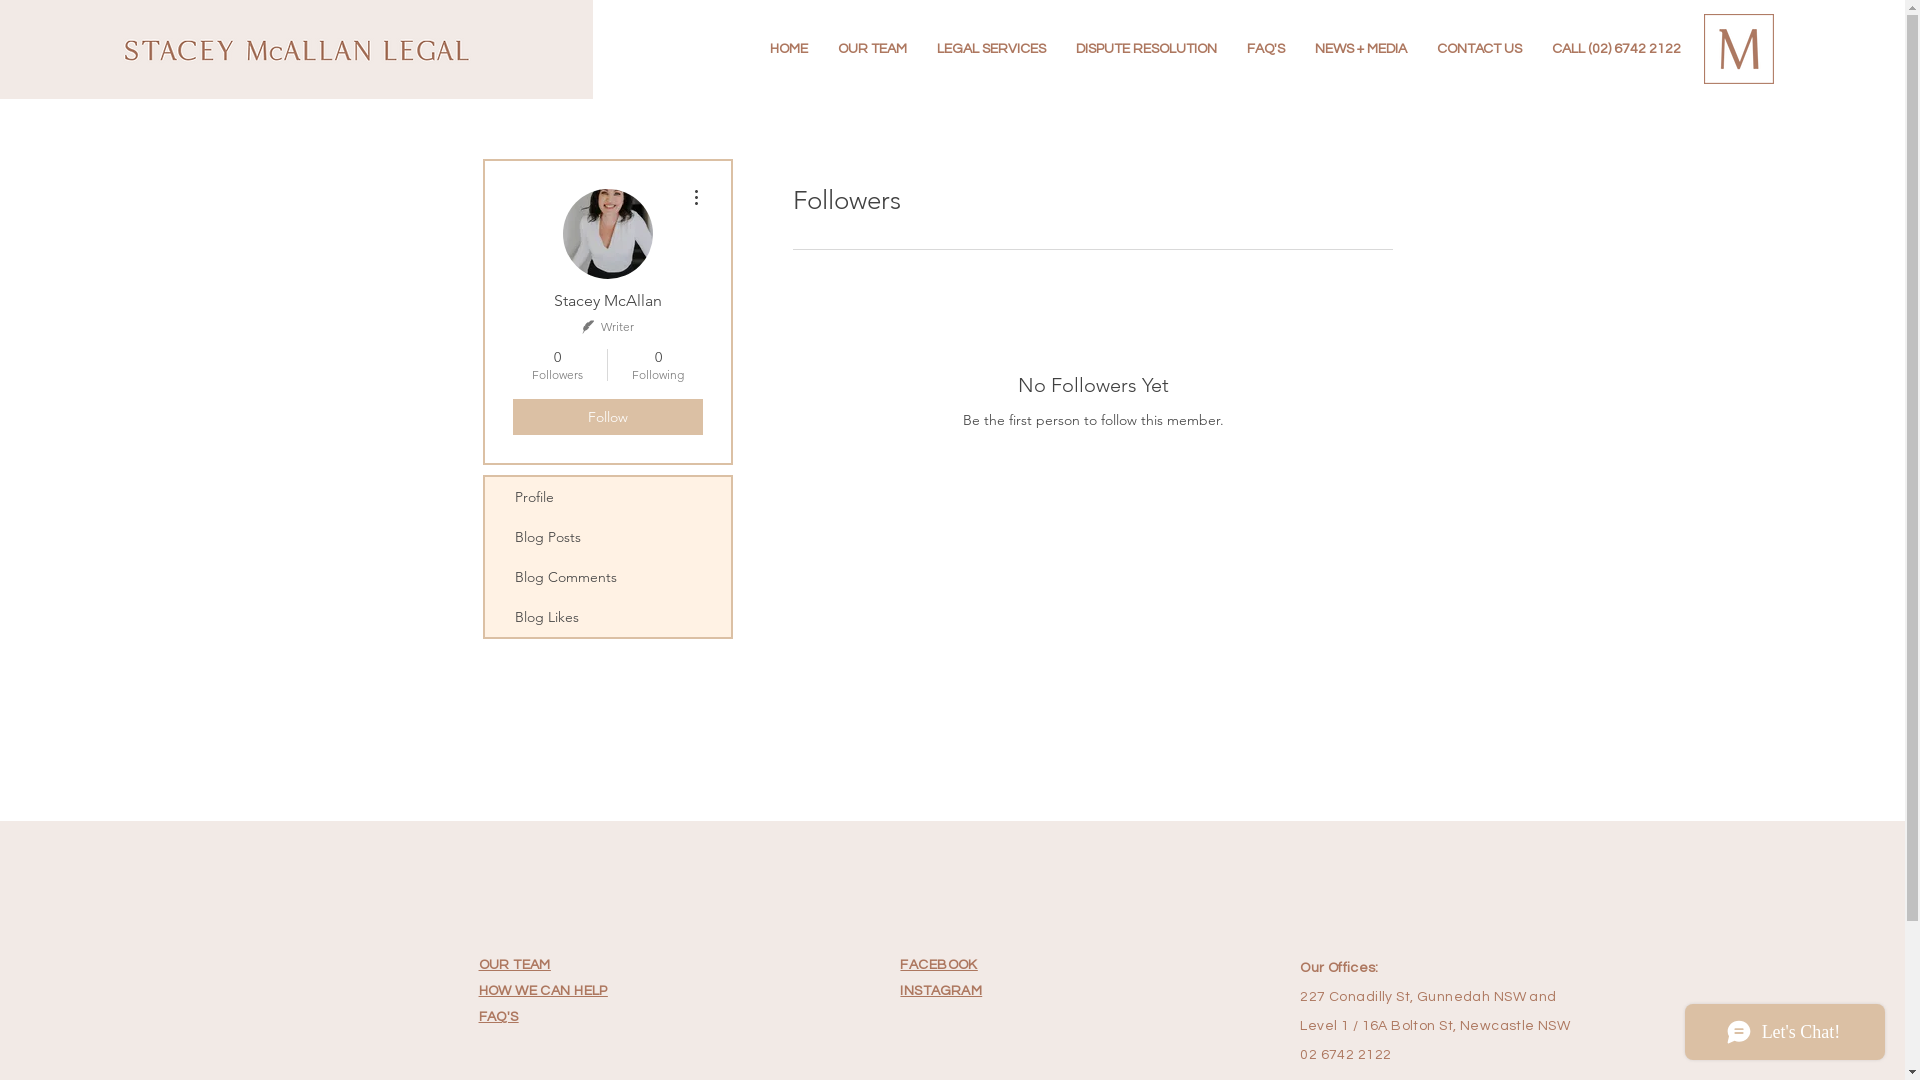 This screenshot has width=1920, height=1080. What do you see at coordinates (991, 48) in the screenshot?
I see `'LEGAL SERVICES'` at bounding box center [991, 48].